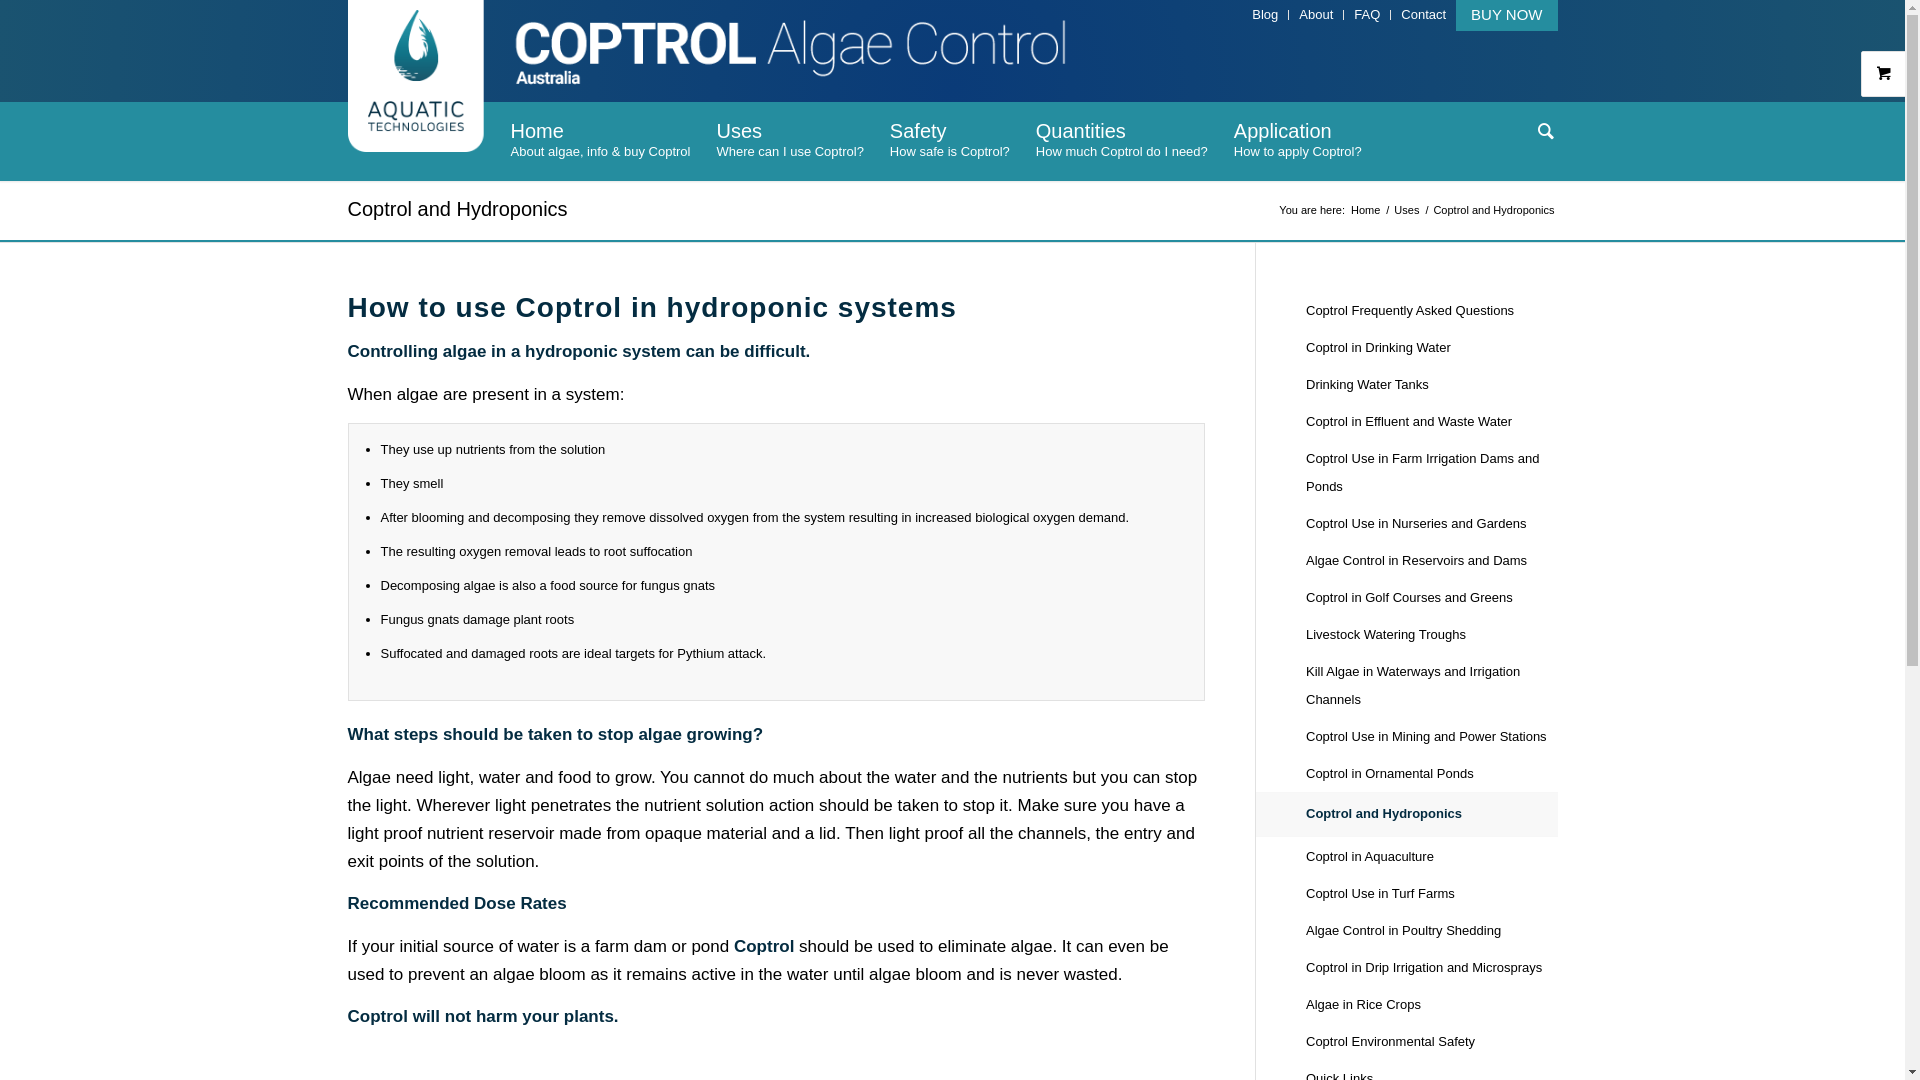 The width and height of the screenshot is (1920, 1080). Describe the element at coordinates (1430, 421) in the screenshot. I see `'Coptrol in Effluent and Waste Water'` at that location.